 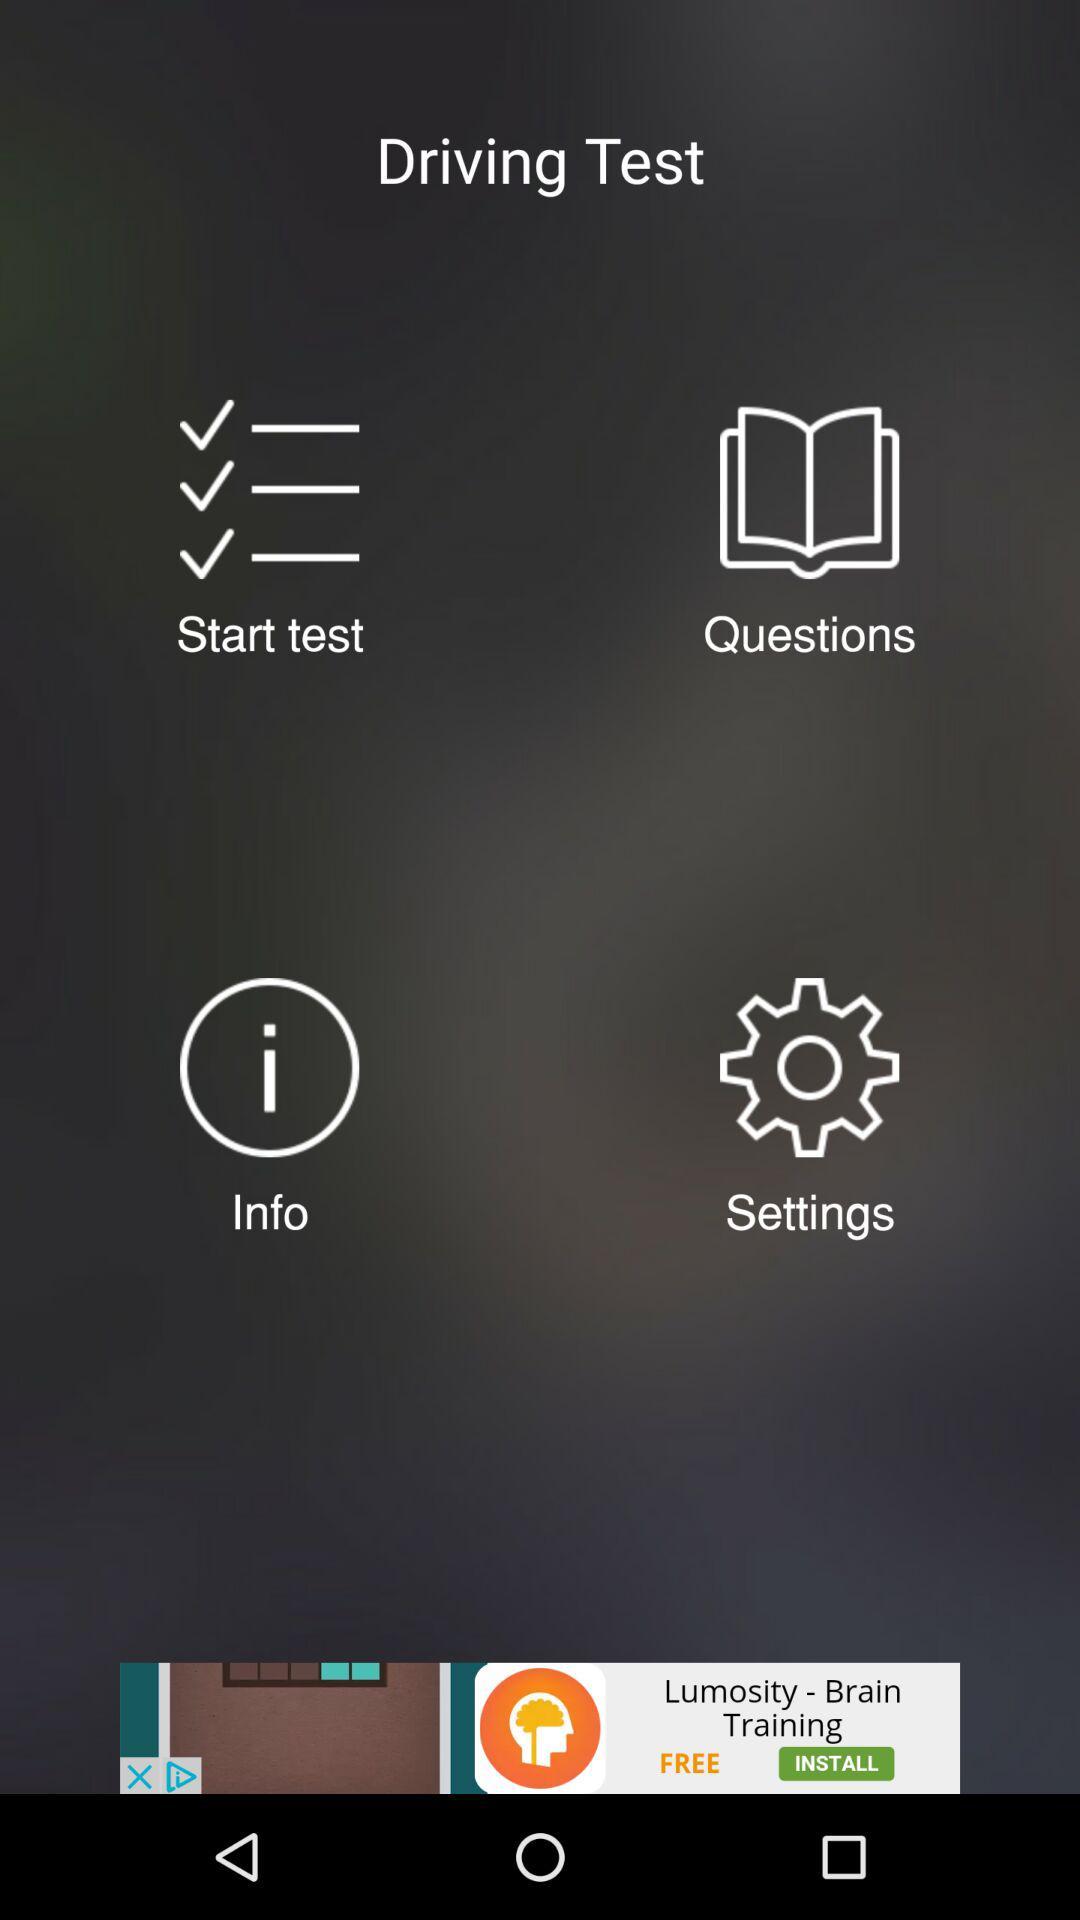 What do you see at coordinates (808, 1066) in the screenshot?
I see `settings option` at bounding box center [808, 1066].